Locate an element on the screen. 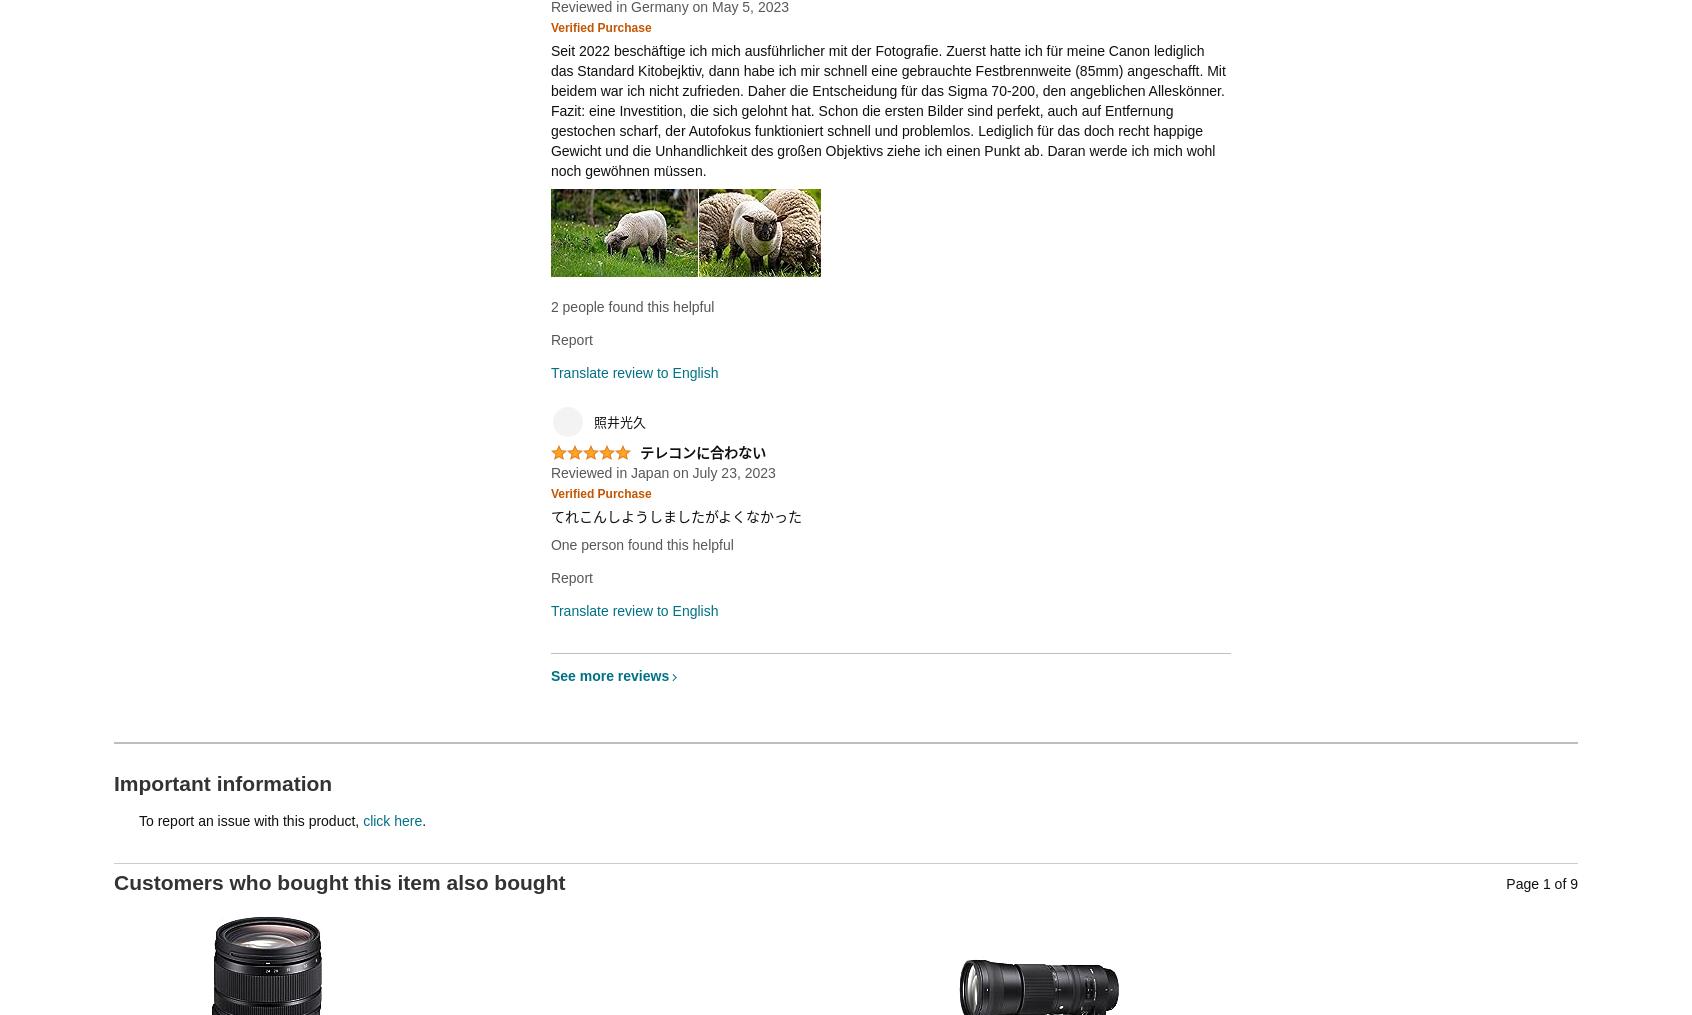 This screenshot has width=1692, height=1015. '.' is located at coordinates (423, 820).